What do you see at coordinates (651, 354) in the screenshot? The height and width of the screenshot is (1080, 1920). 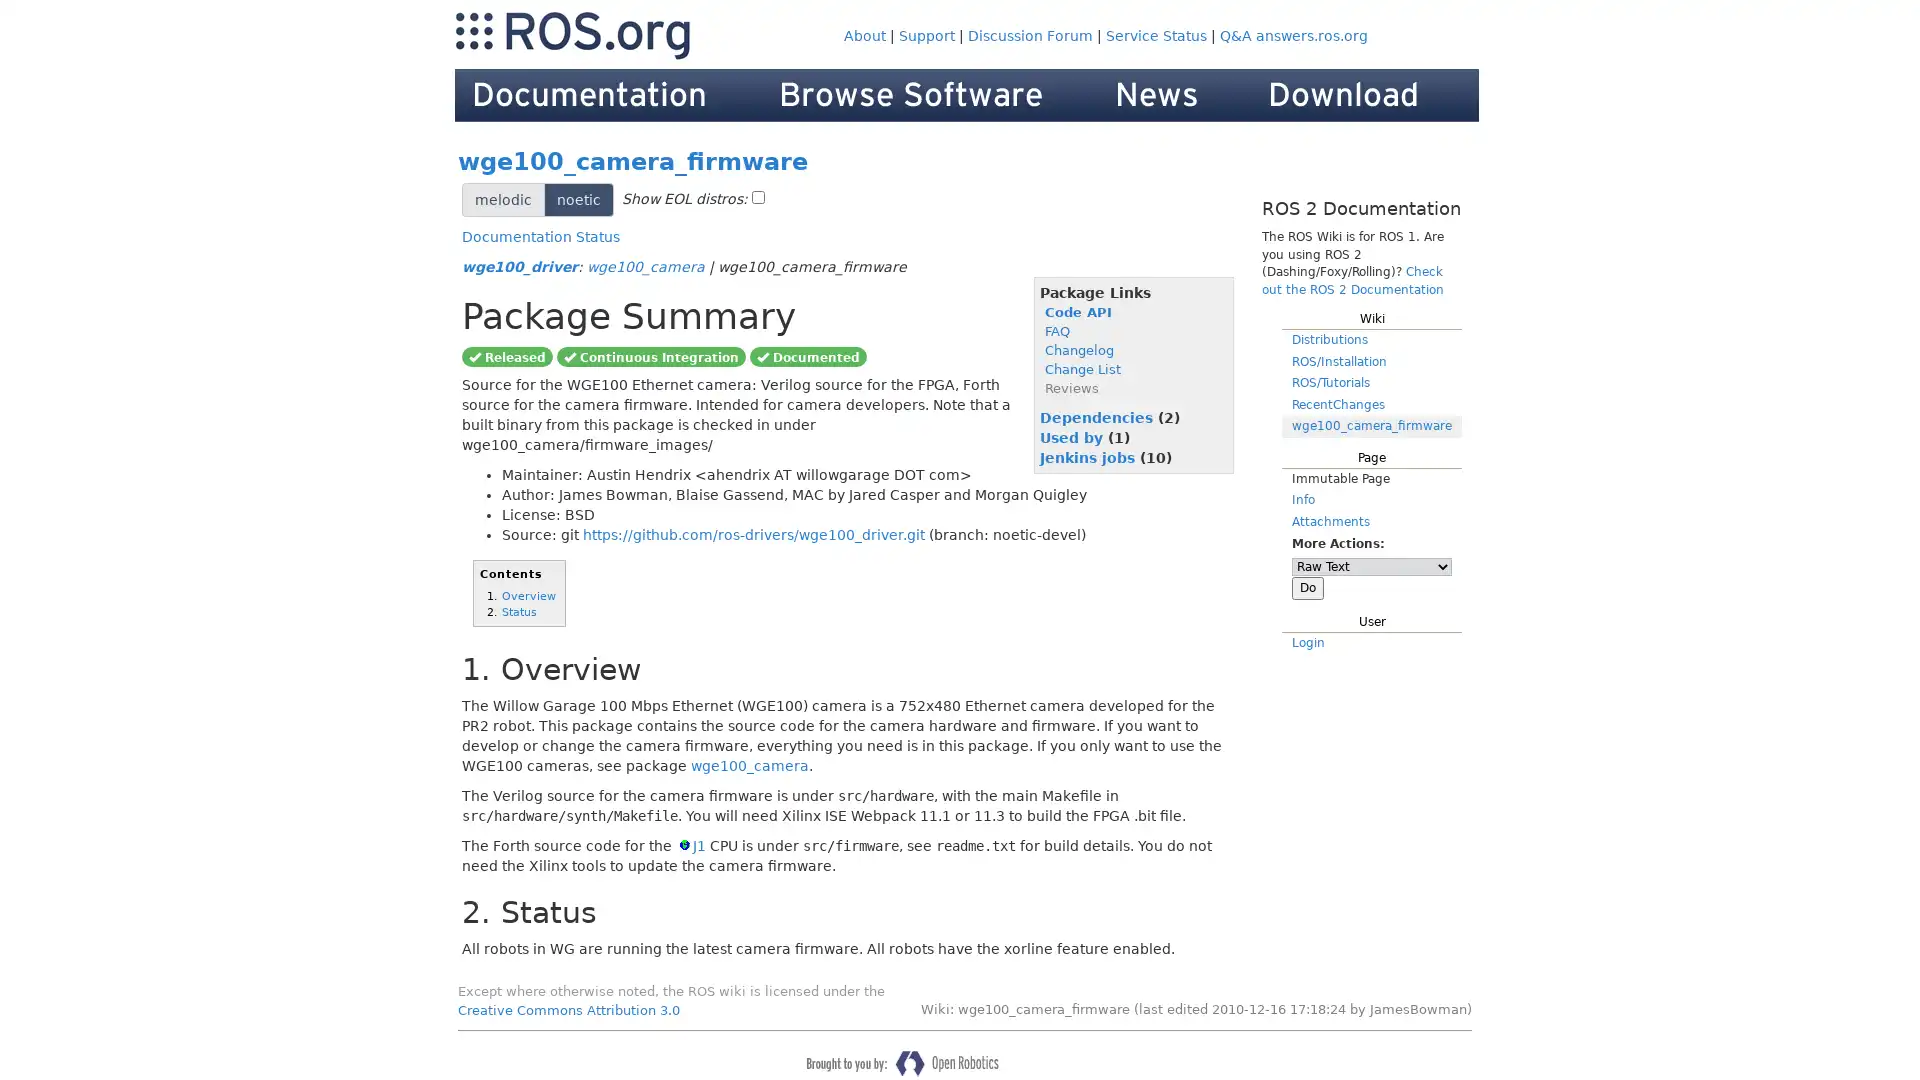 I see `Continuous Integration` at bounding box center [651, 354].